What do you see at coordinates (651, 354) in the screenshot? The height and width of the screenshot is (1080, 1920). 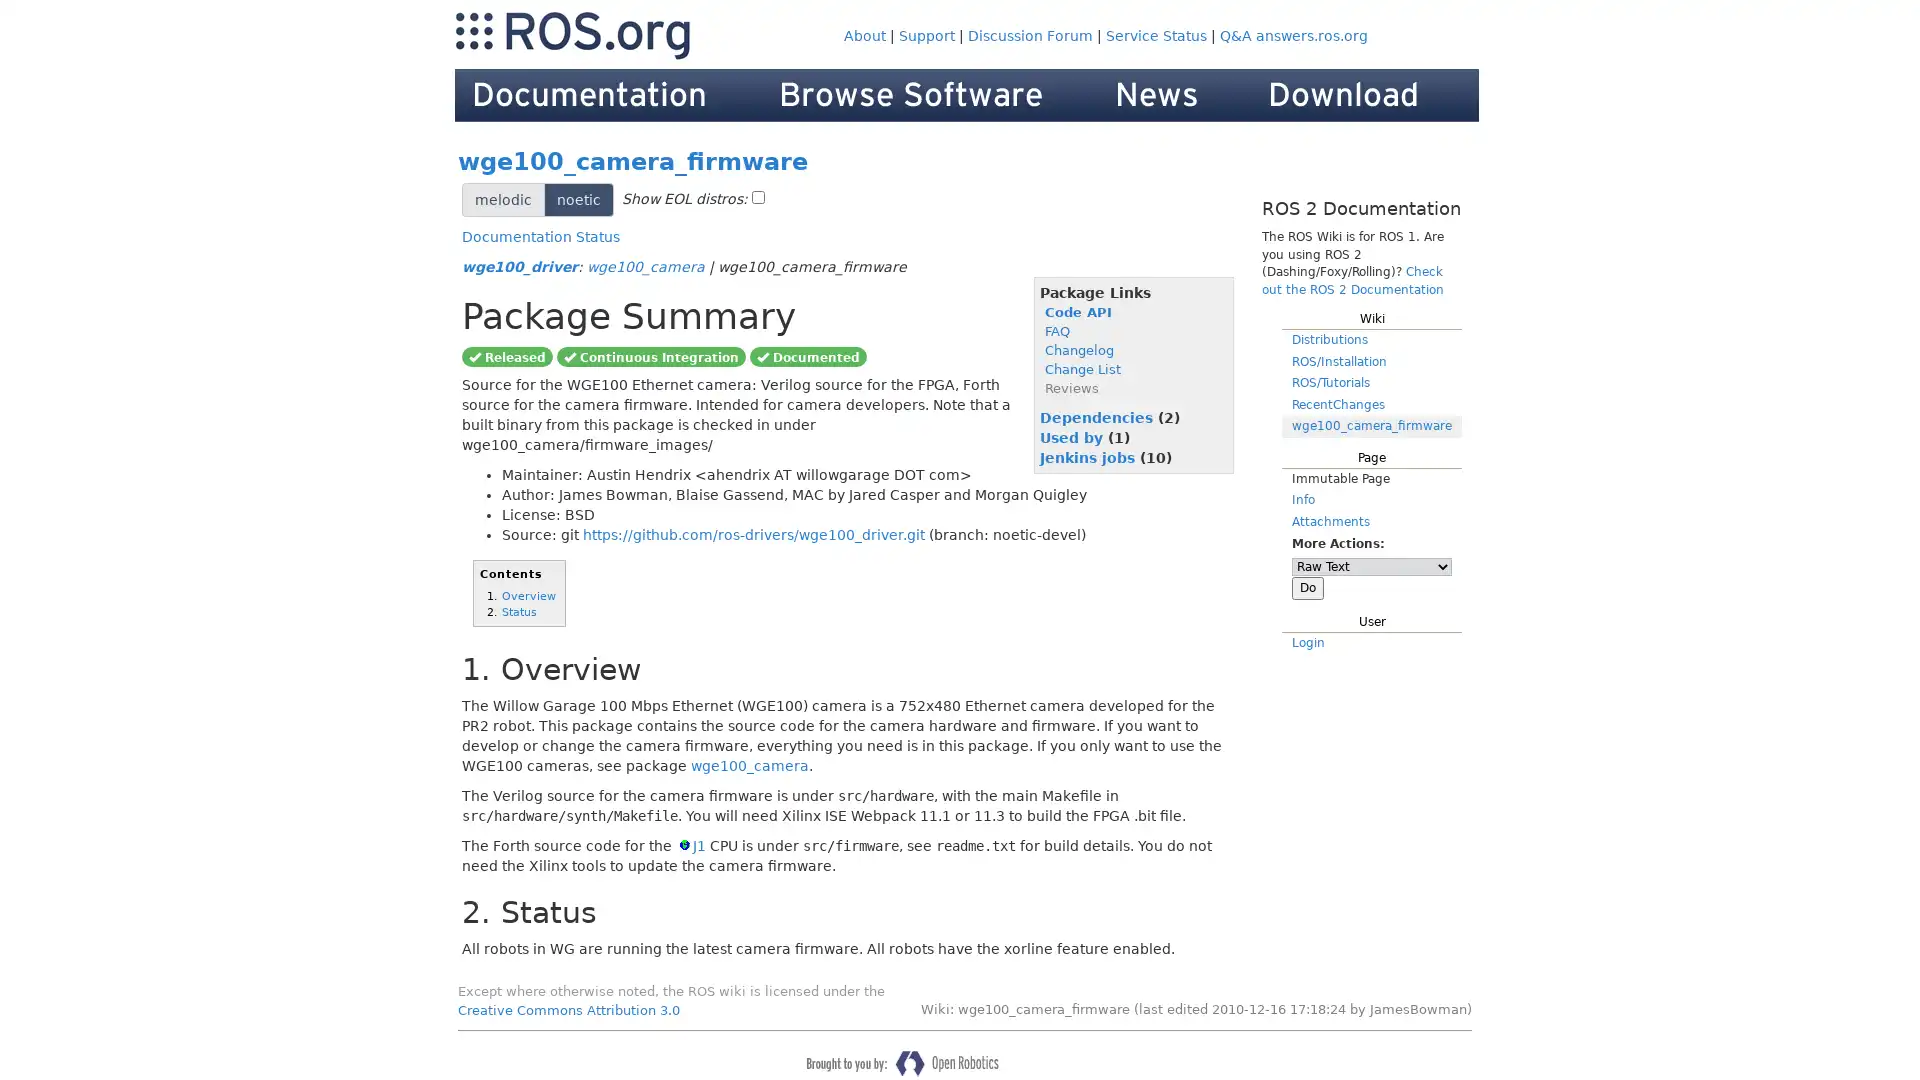 I see `Continuous Integration` at bounding box center [651, 354].